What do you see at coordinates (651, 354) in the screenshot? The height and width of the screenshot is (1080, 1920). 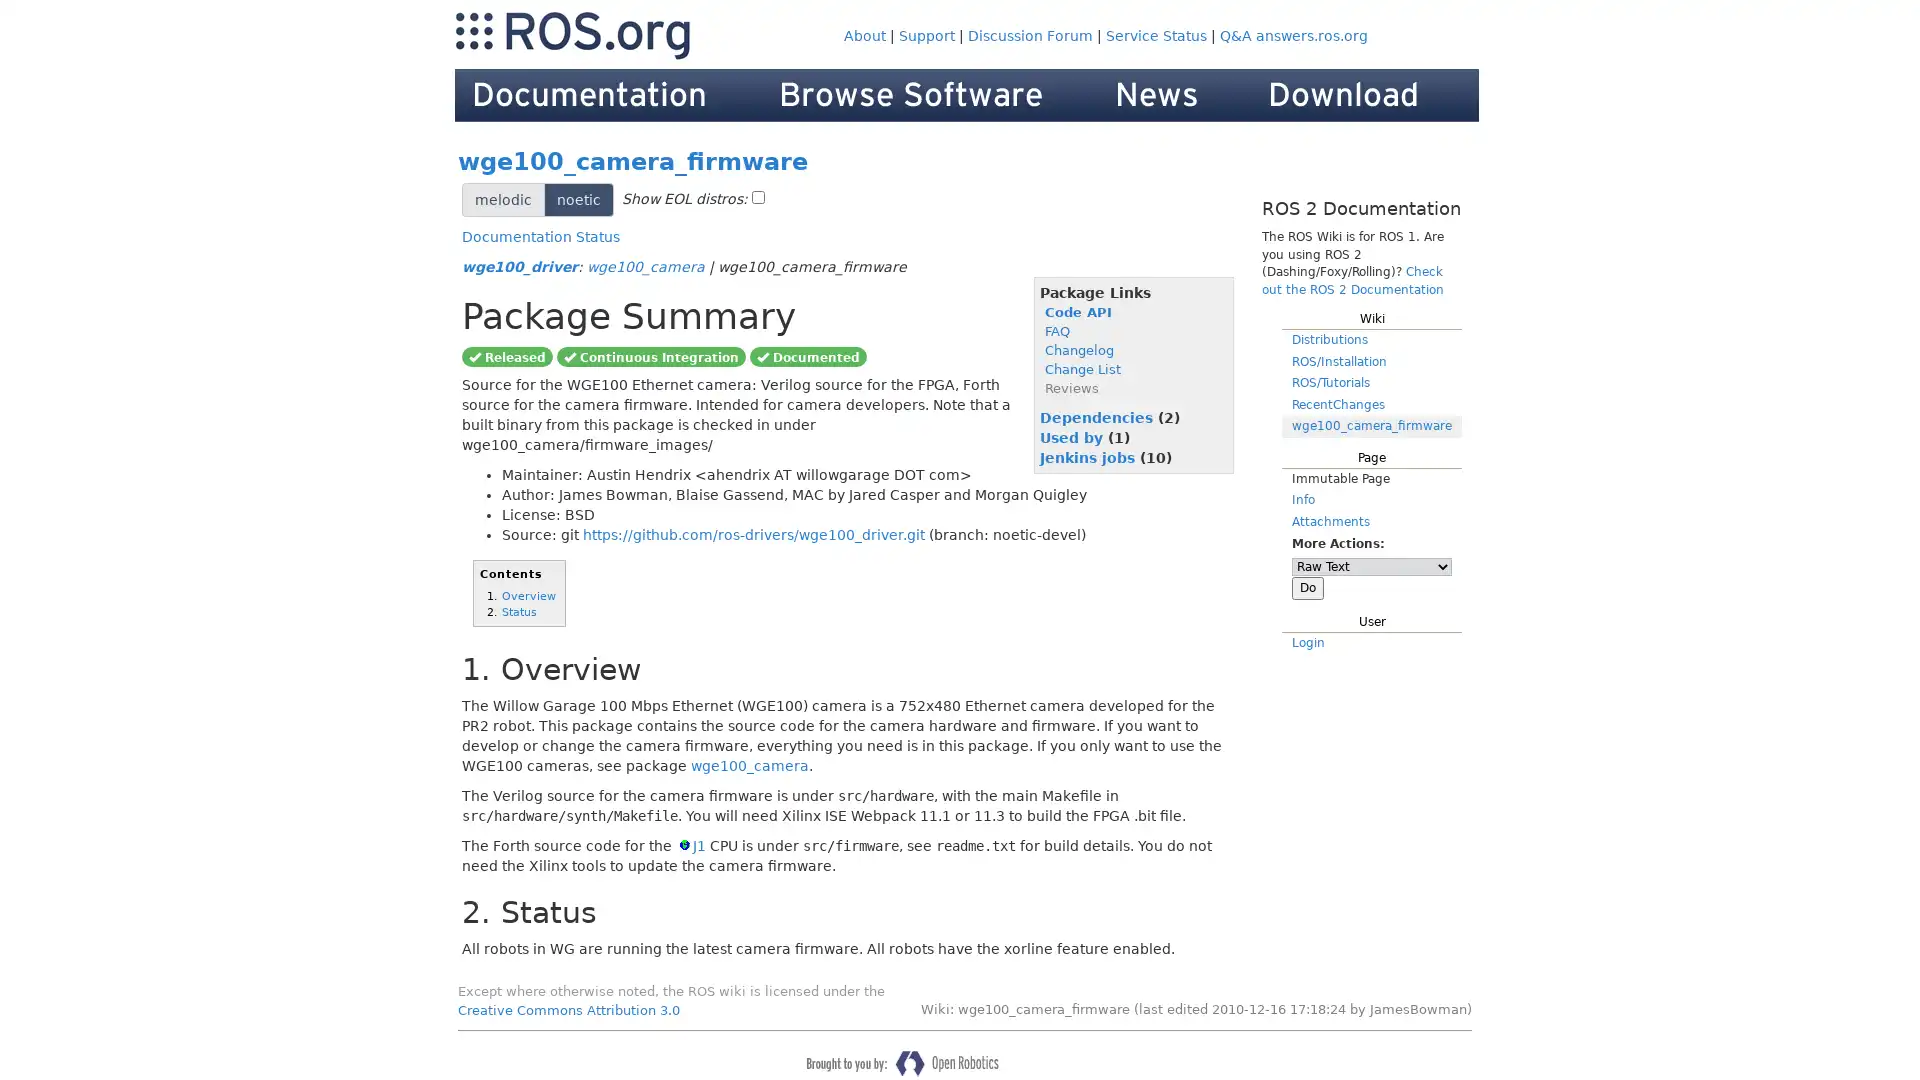 I see `Continuous Integration` at bounding box center [651, 354].